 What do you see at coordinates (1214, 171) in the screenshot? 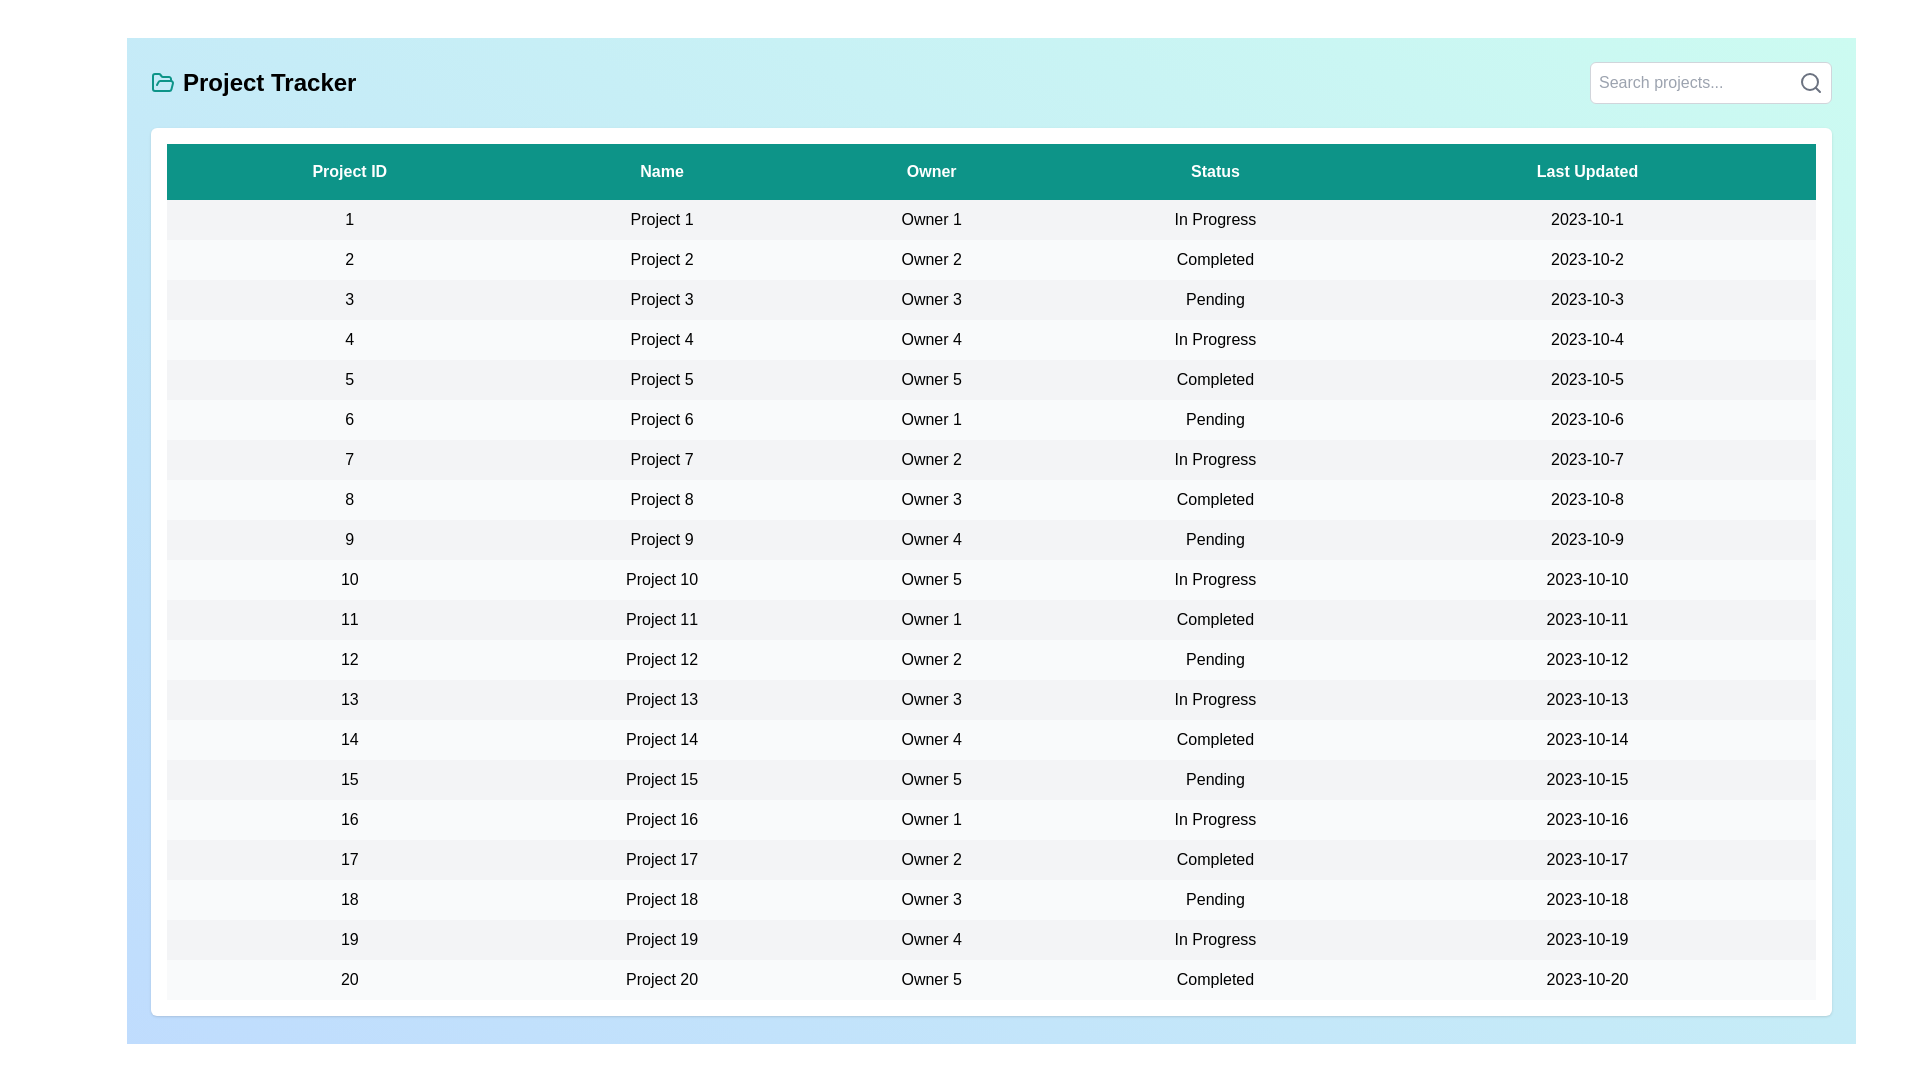
I see `the column header Status to sort the table by that column` at bounding box center [1214, 171].